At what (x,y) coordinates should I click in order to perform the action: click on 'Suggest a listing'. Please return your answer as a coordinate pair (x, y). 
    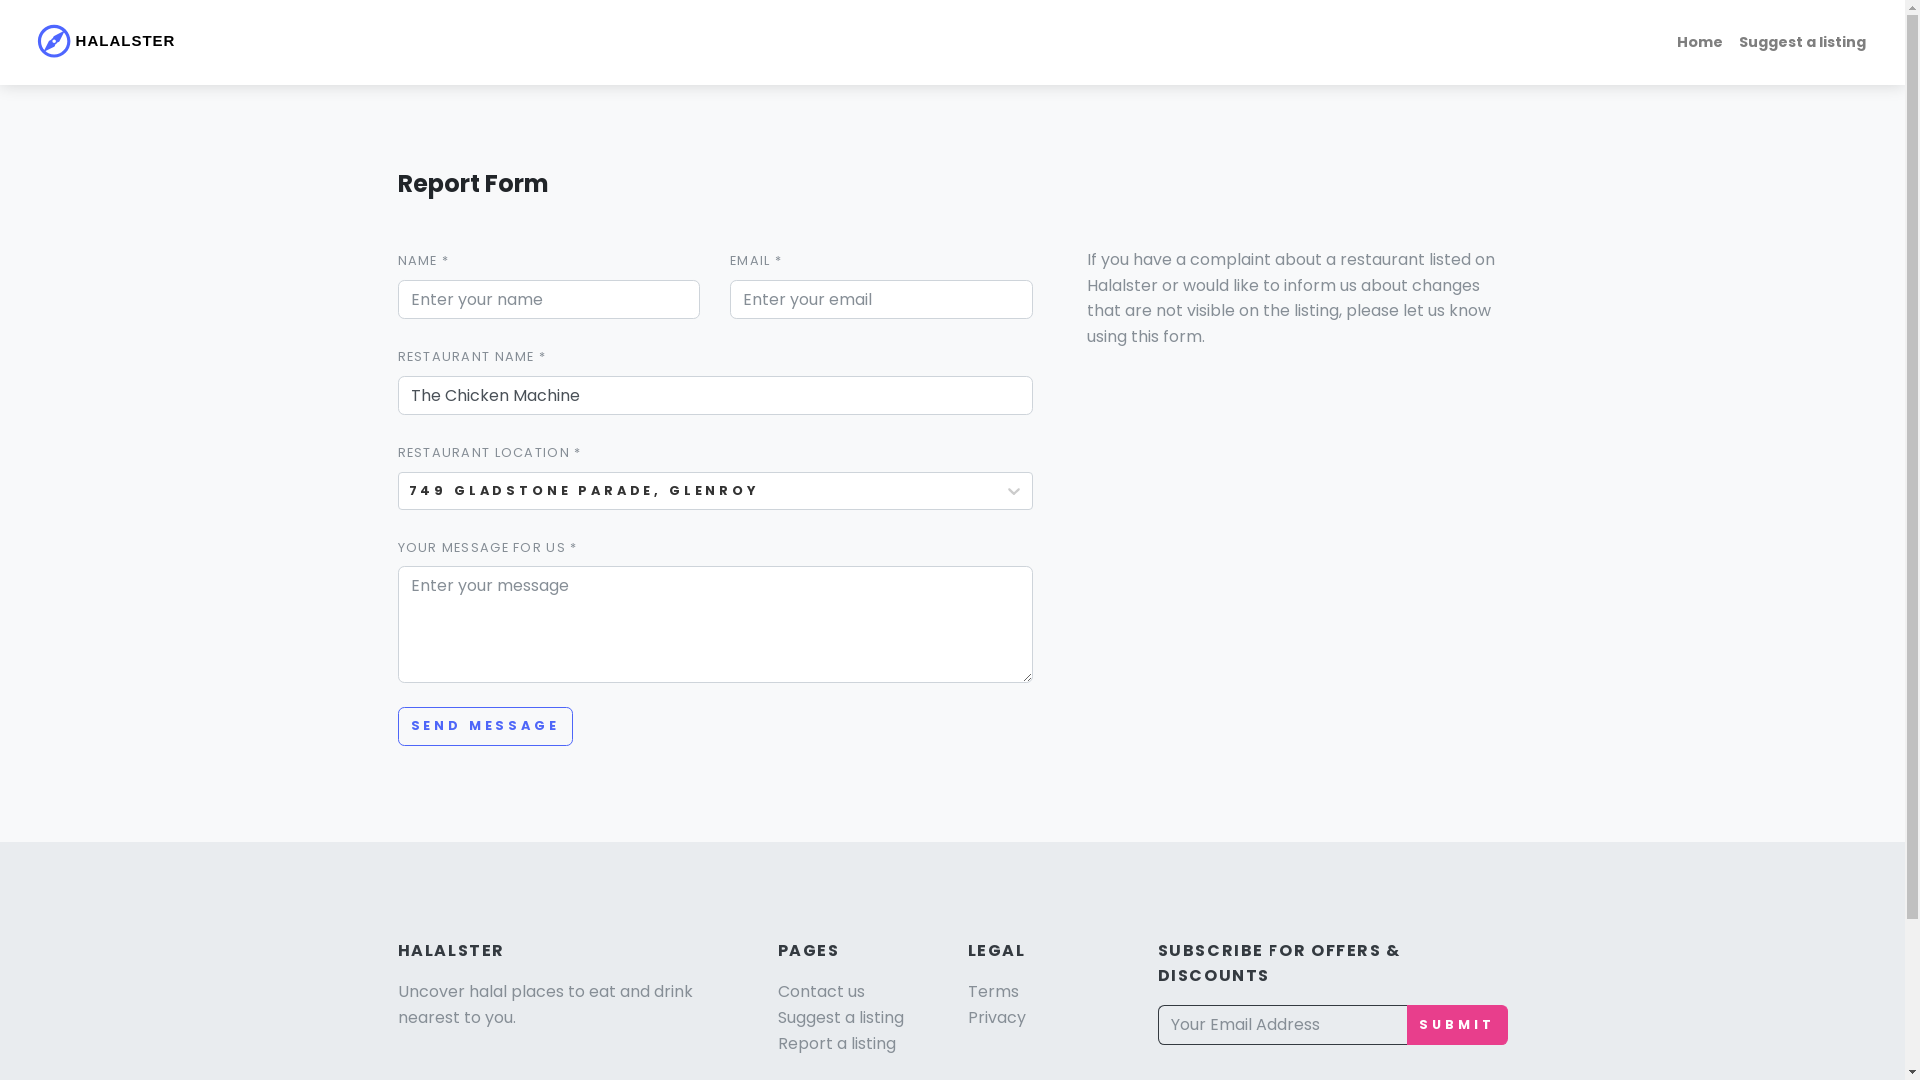
    Looking at the image, I should click on (1730, 42).